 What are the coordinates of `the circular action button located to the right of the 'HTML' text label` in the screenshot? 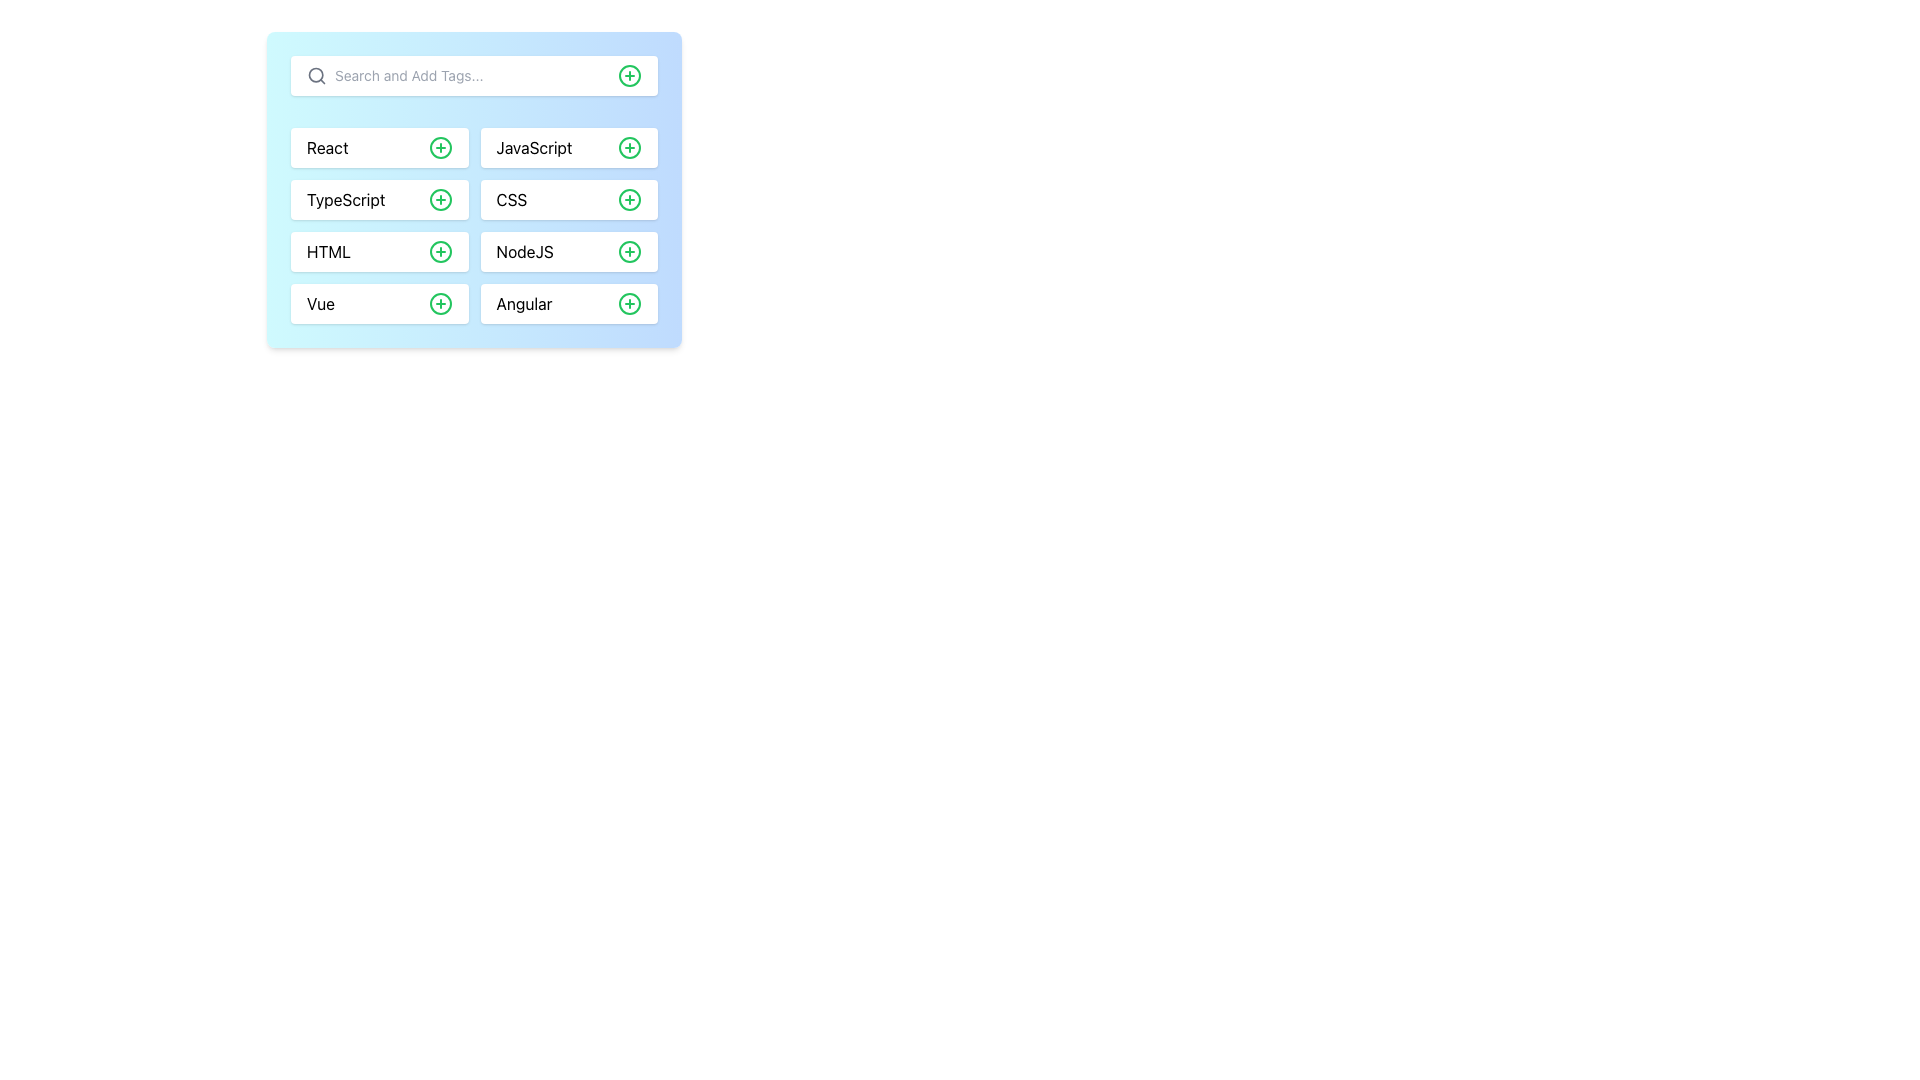 It's located at (439, 250).